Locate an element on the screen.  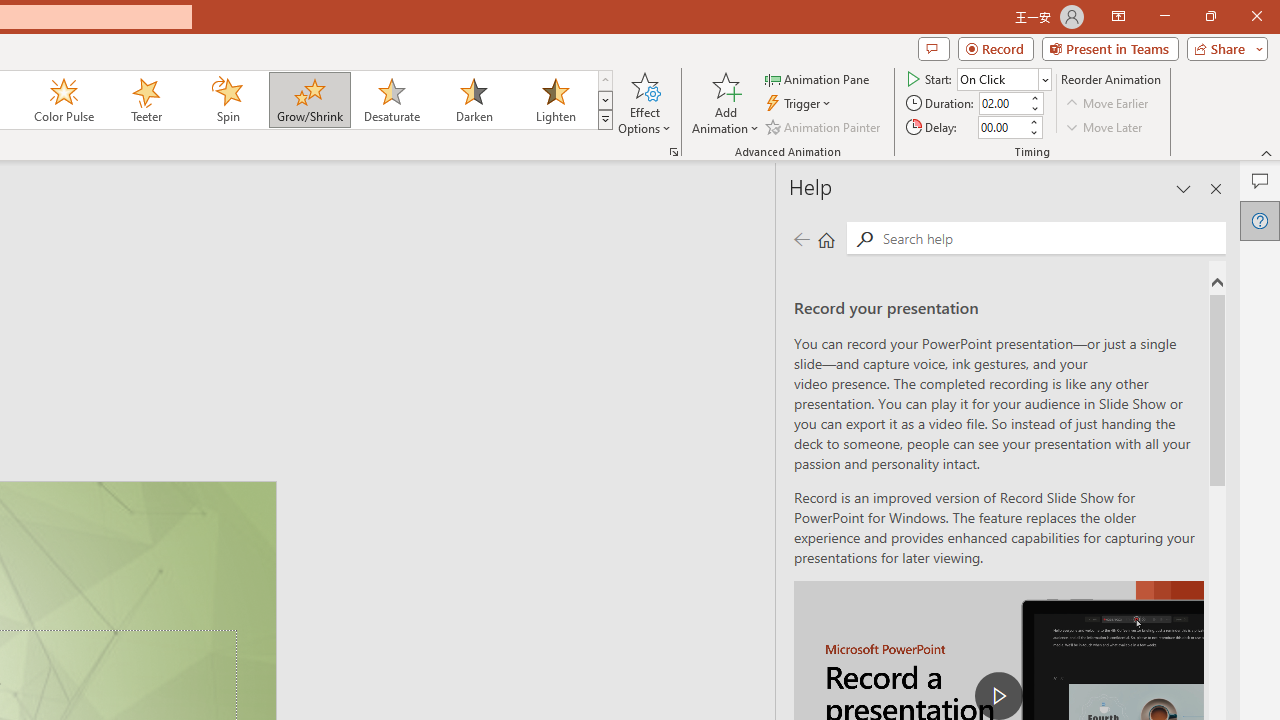
'Teeter' is located at coordinates (144, 100).